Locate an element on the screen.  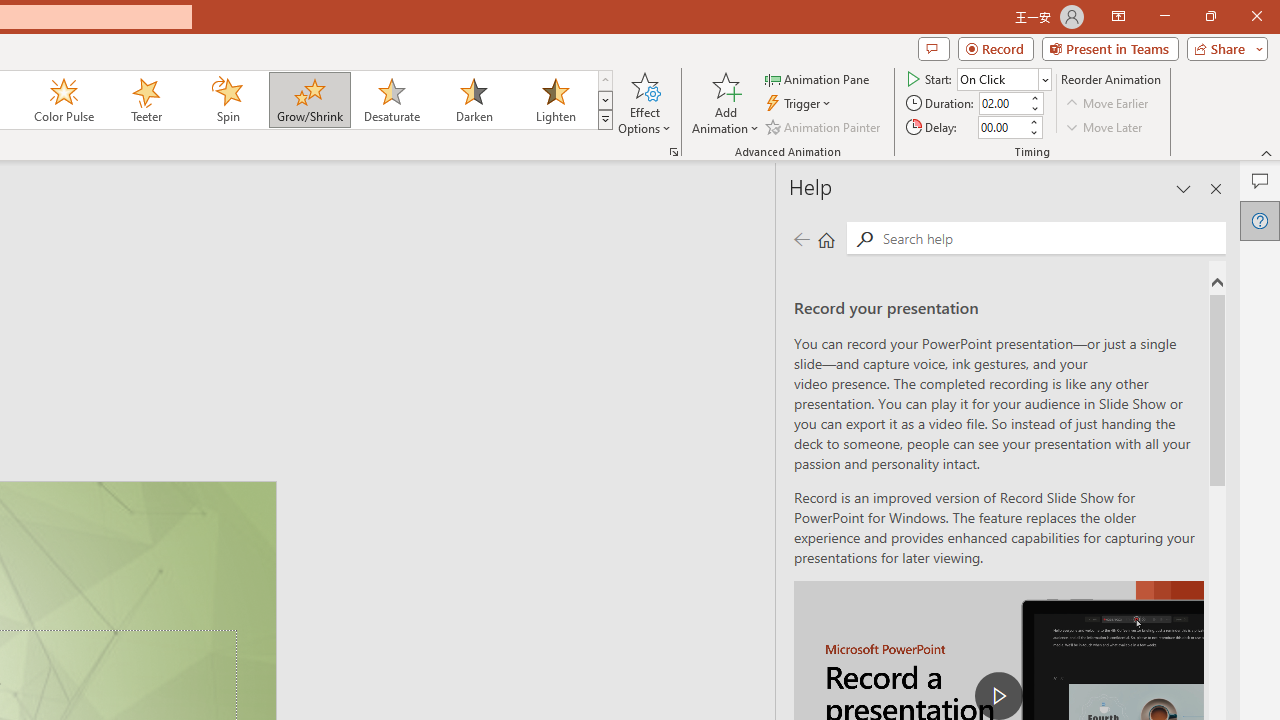
'Teeter' is located at coordinates (144, 100).